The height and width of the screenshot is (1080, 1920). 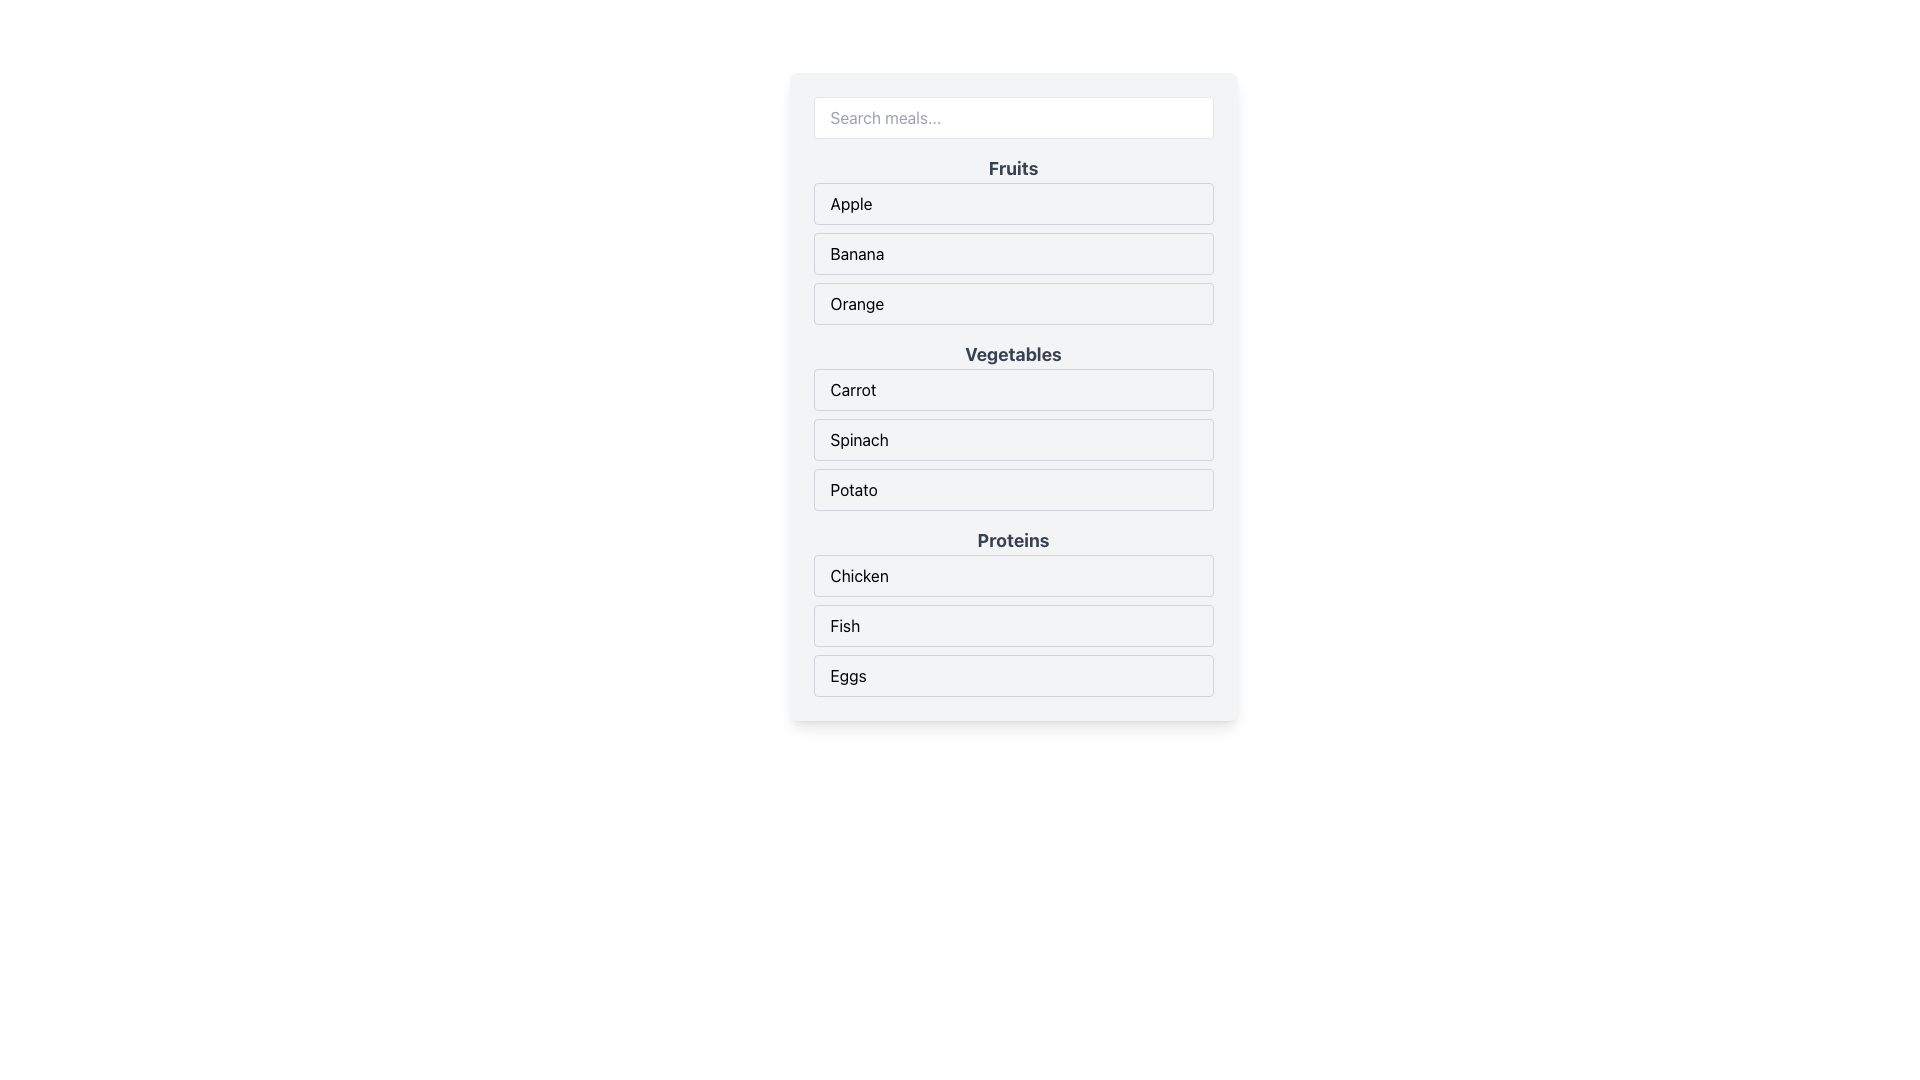 I want to click on the text label displaying 'Potato', which is the third item under the 'Vegetables' section in the interface, so click(x=854, y=489).